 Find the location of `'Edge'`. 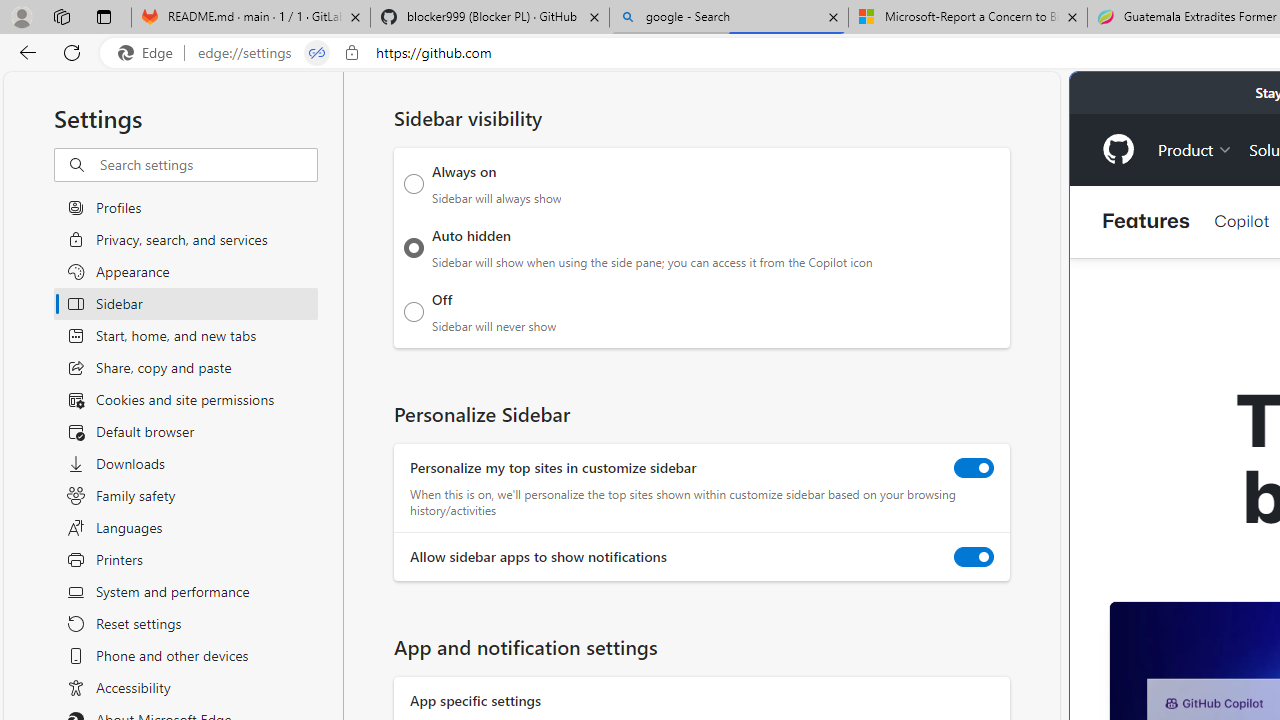

'Edge' is located at coordinates (149, 52).